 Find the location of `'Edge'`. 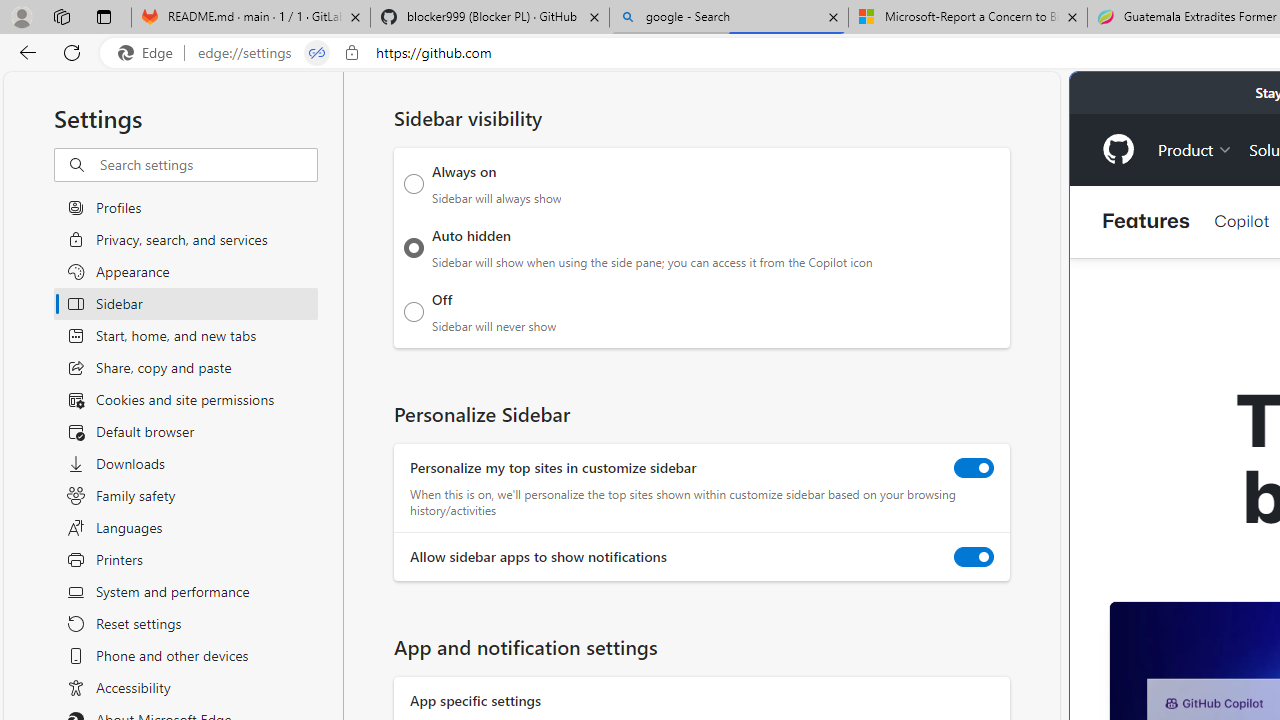

'Edge' is located at coordinates (149, 52).